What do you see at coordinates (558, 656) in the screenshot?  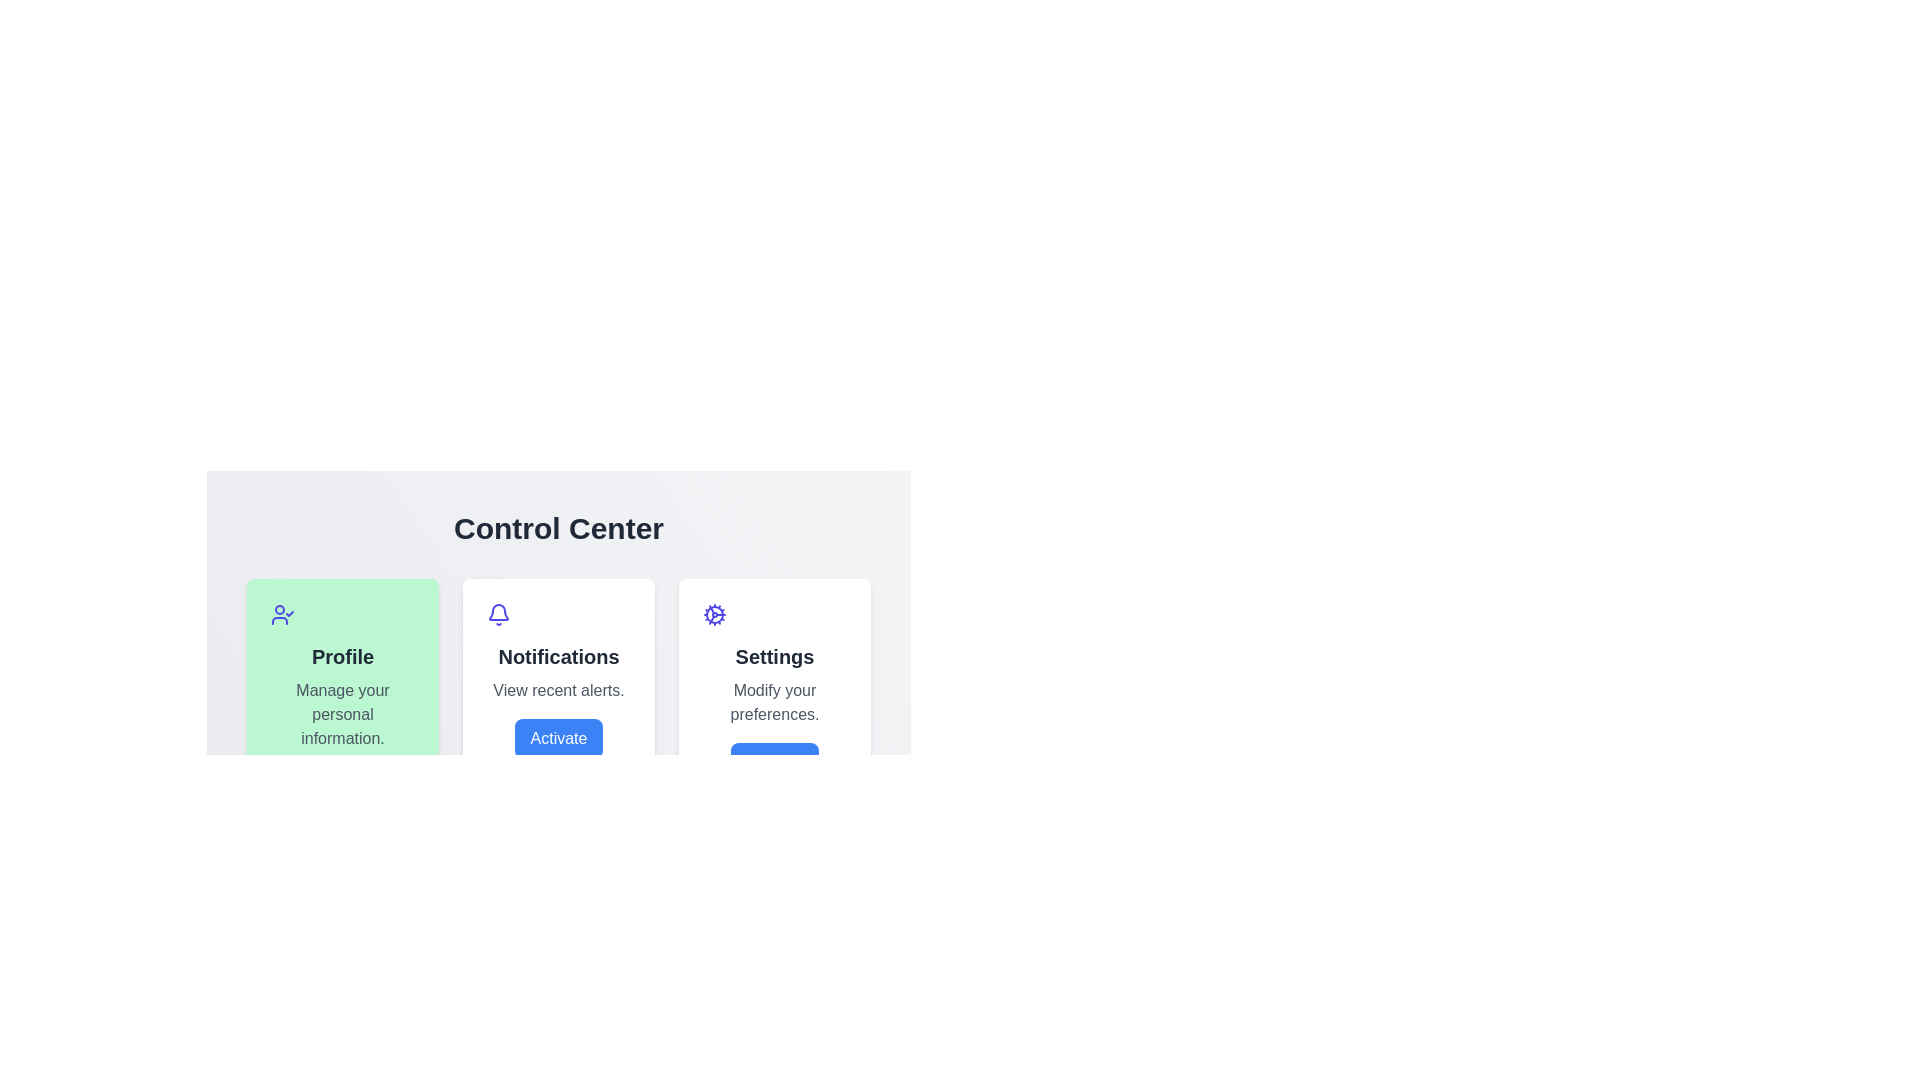 I see `the bold text label displaying 'Notifications' located centrally in the Notifications card, above the description 'View recent alerts.'` at bounding box center [558, 656].